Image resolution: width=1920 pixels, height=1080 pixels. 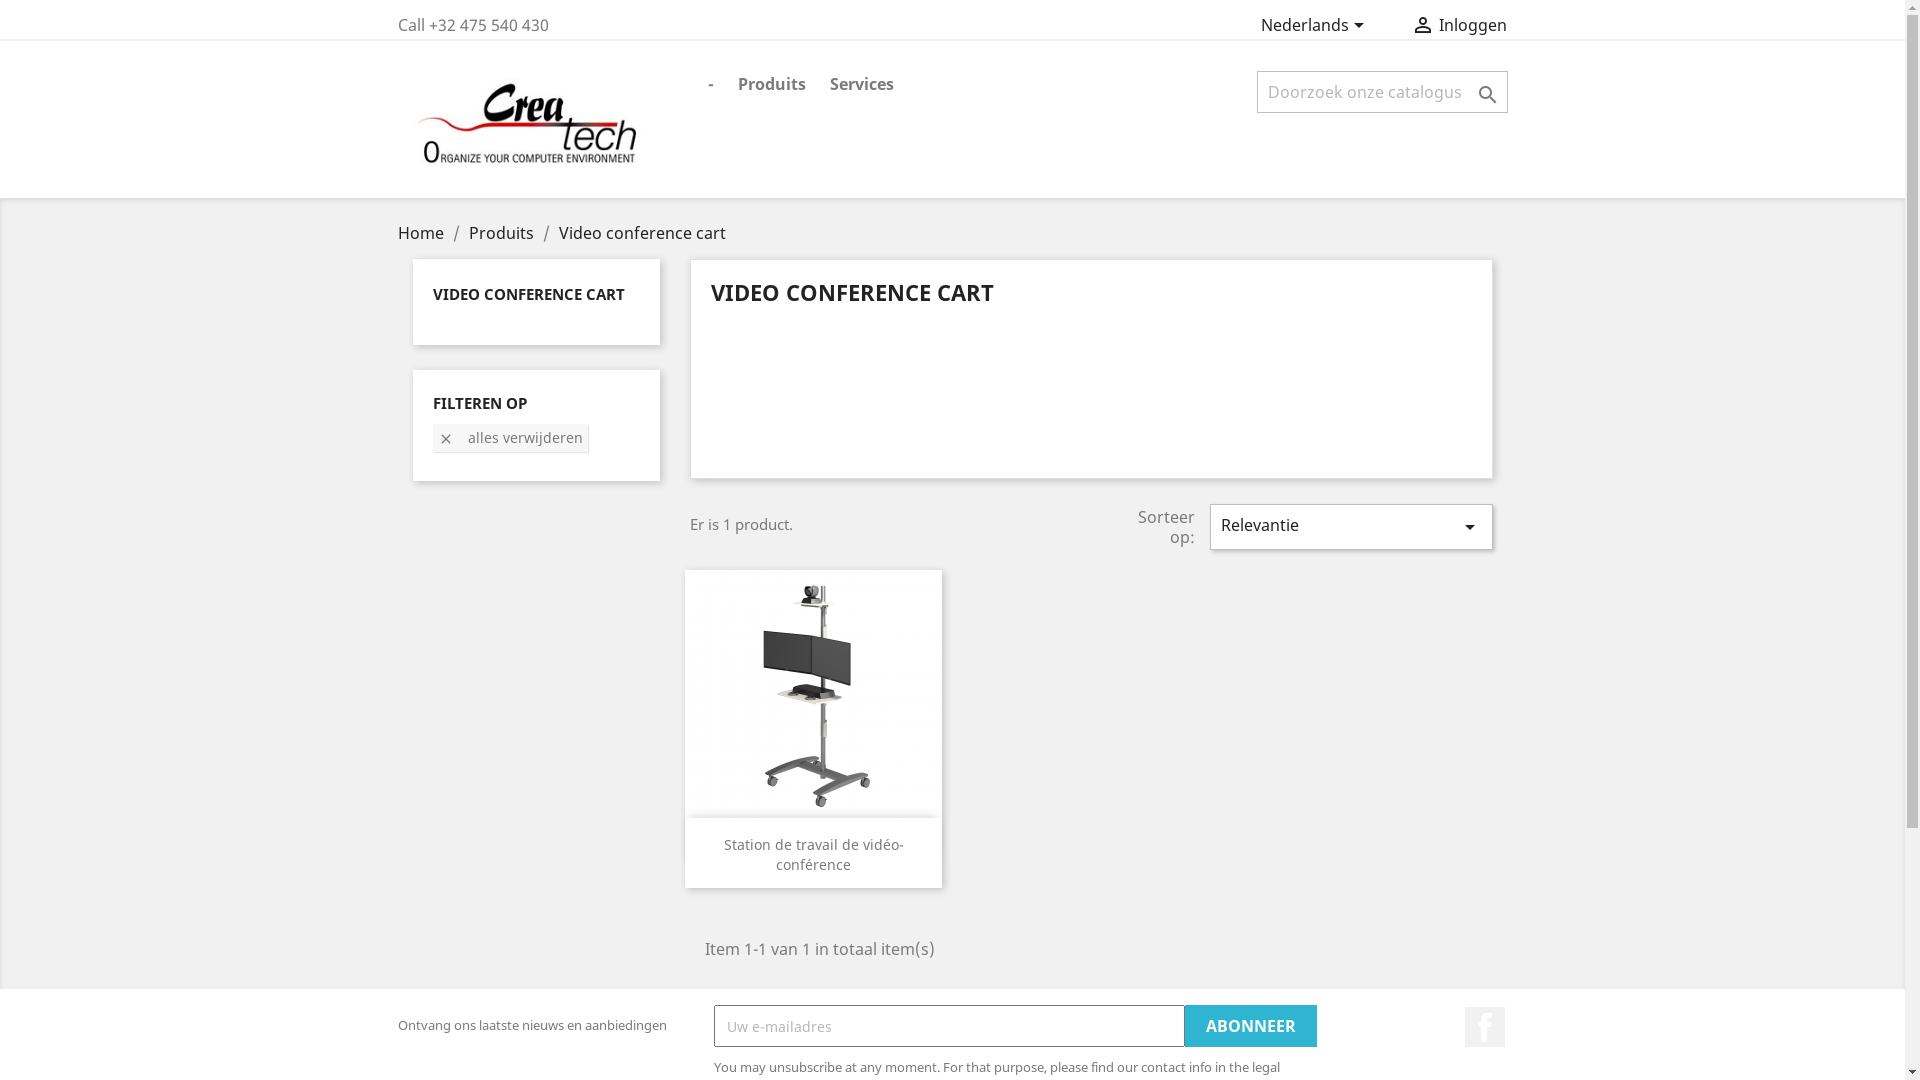 What do you see at coordinates (710, 84) in the screenshot?
I see `'-'` at bounding box center [710, 84].